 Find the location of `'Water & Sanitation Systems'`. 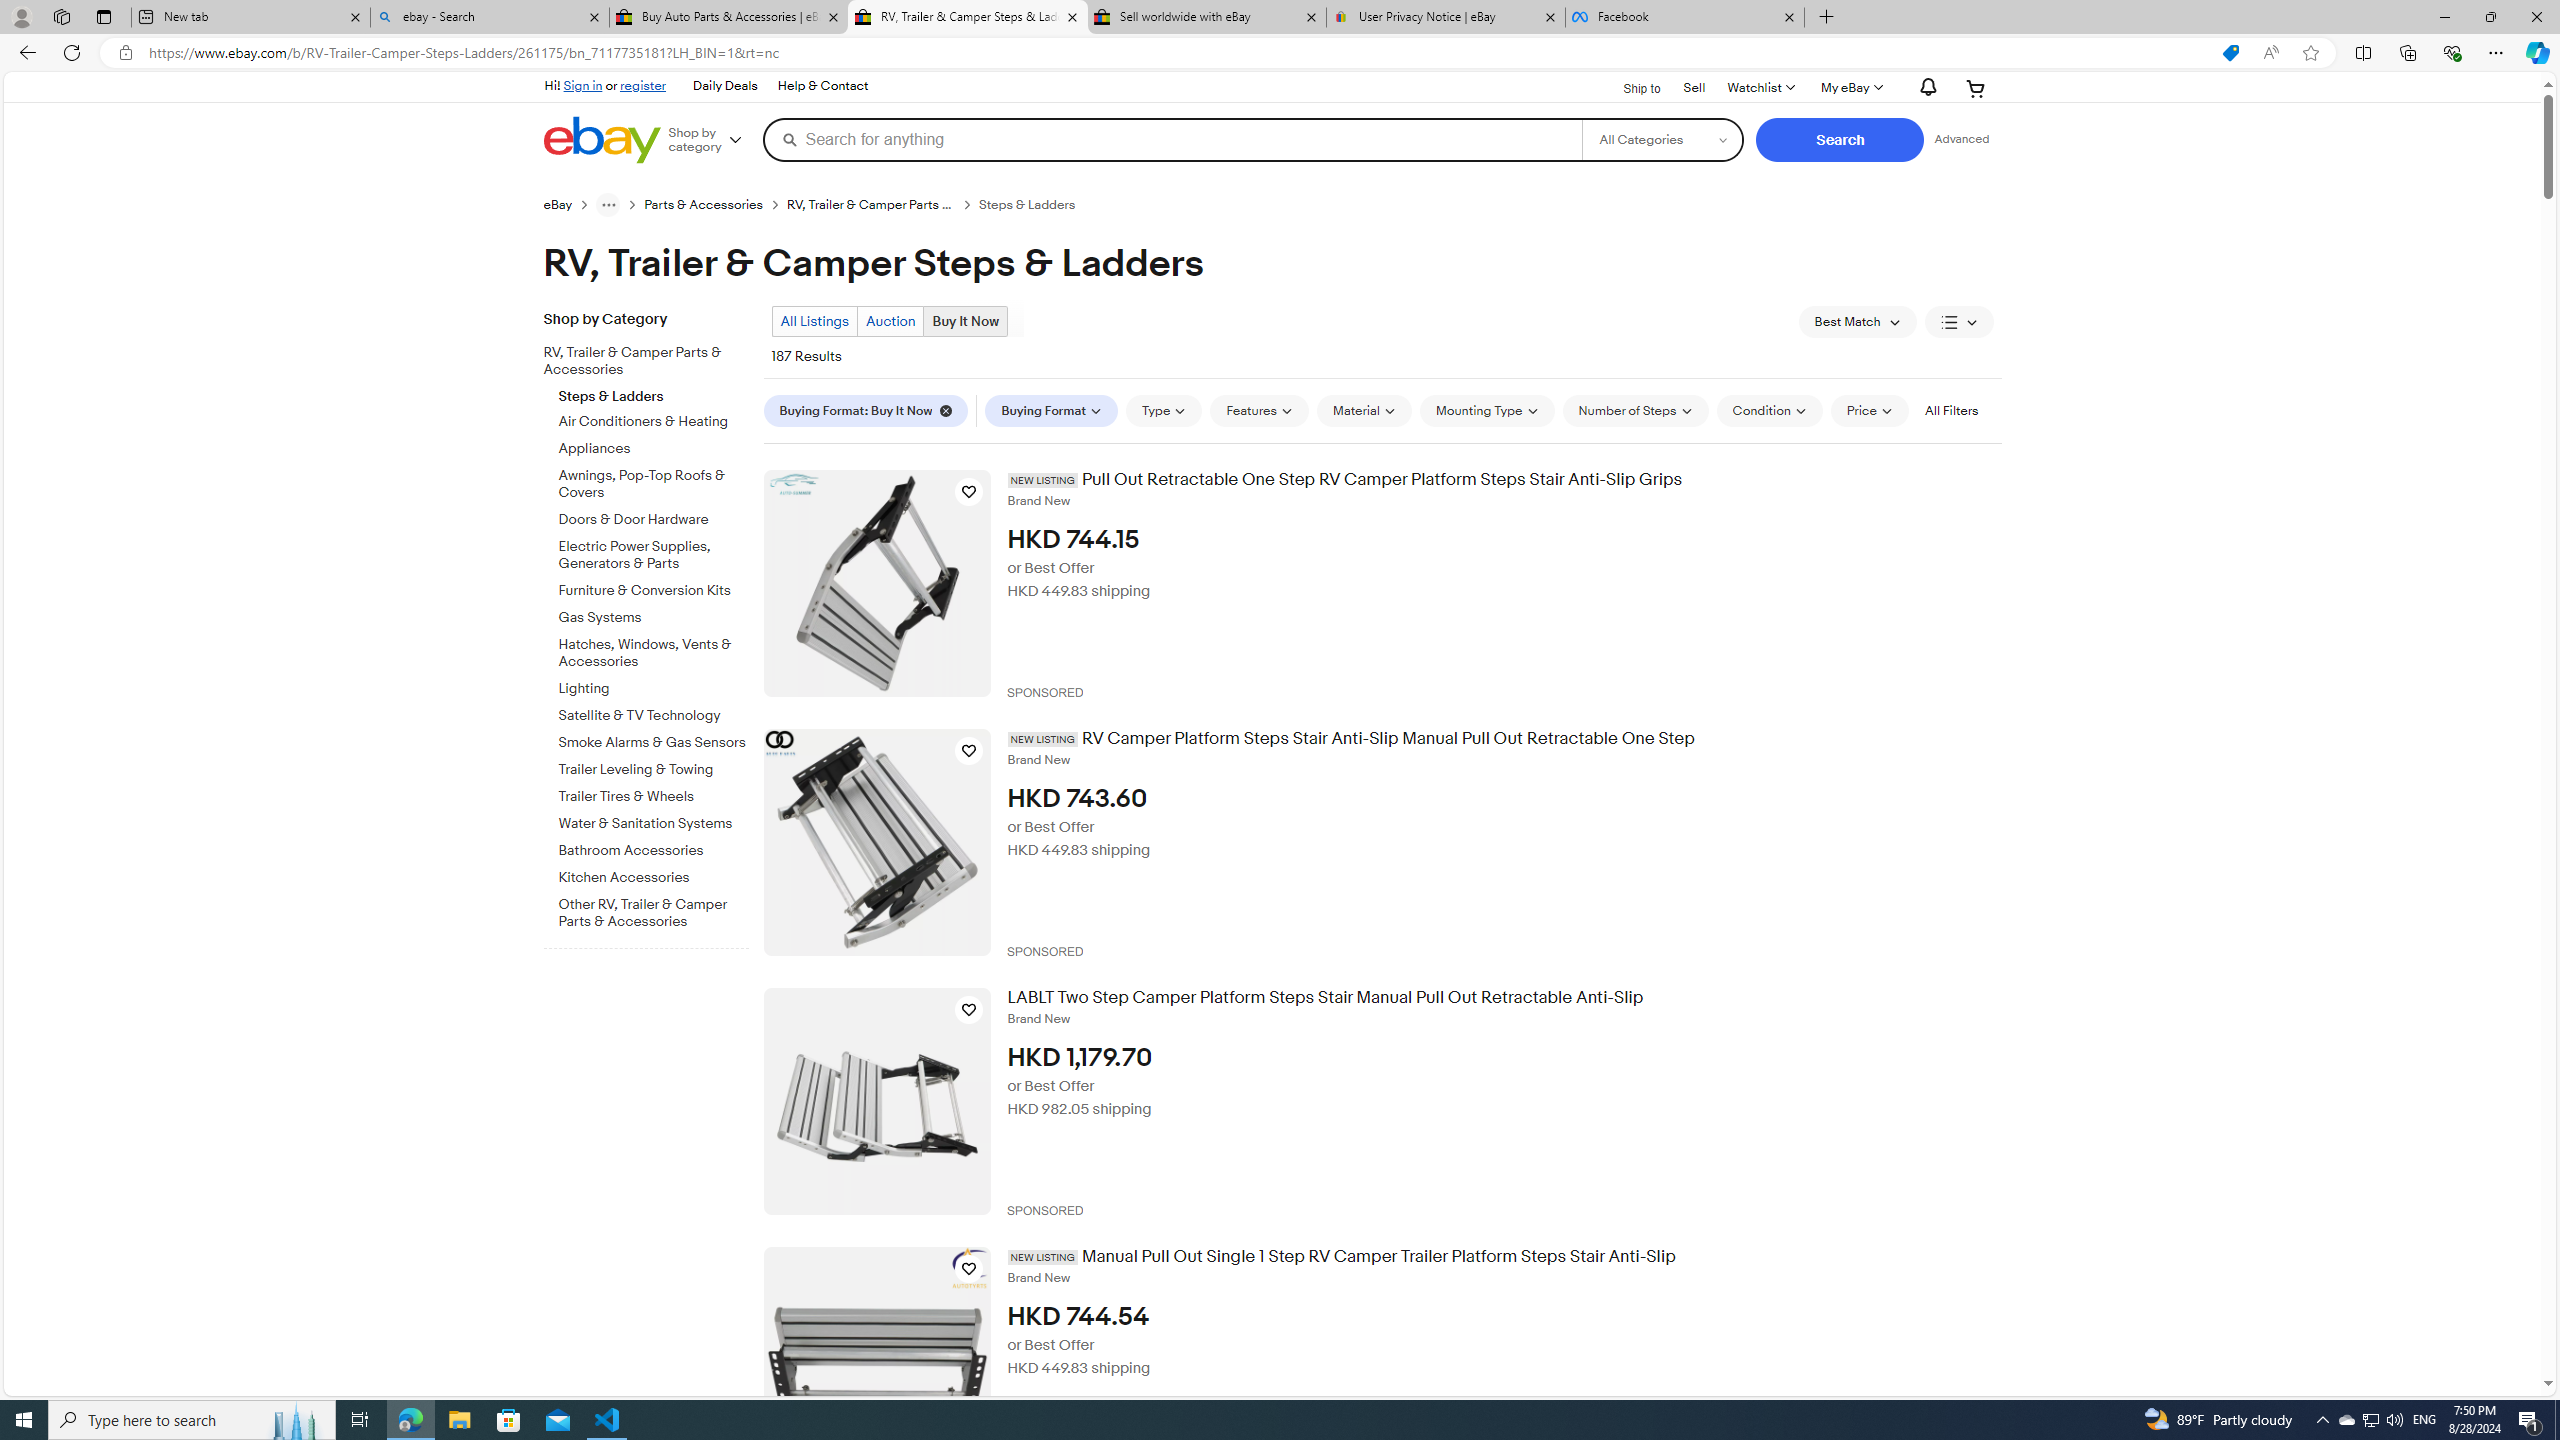

'Water & Sanitation Systems' is located at coordinates (653, 819).